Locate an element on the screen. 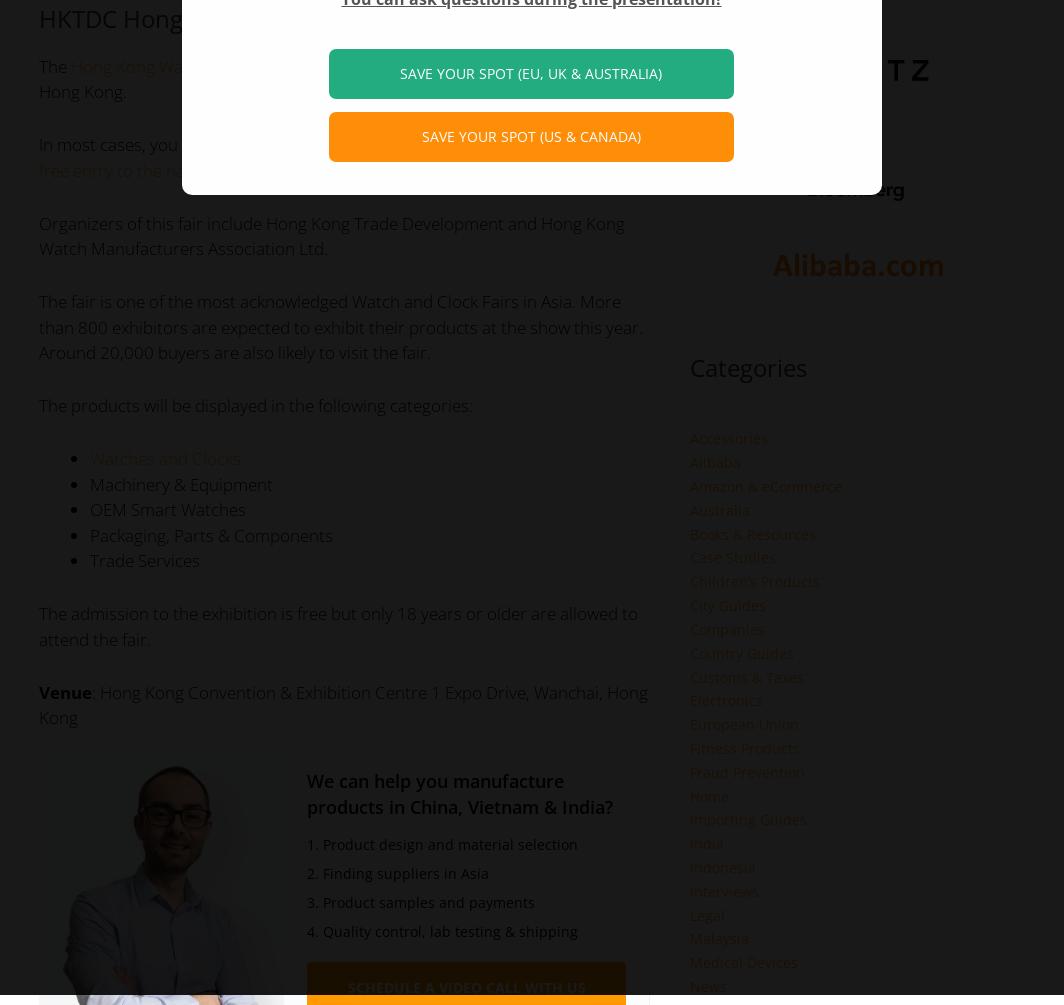 This screenshot has height=1005, width=1064. 'News' is located at coordinates (707, 985).